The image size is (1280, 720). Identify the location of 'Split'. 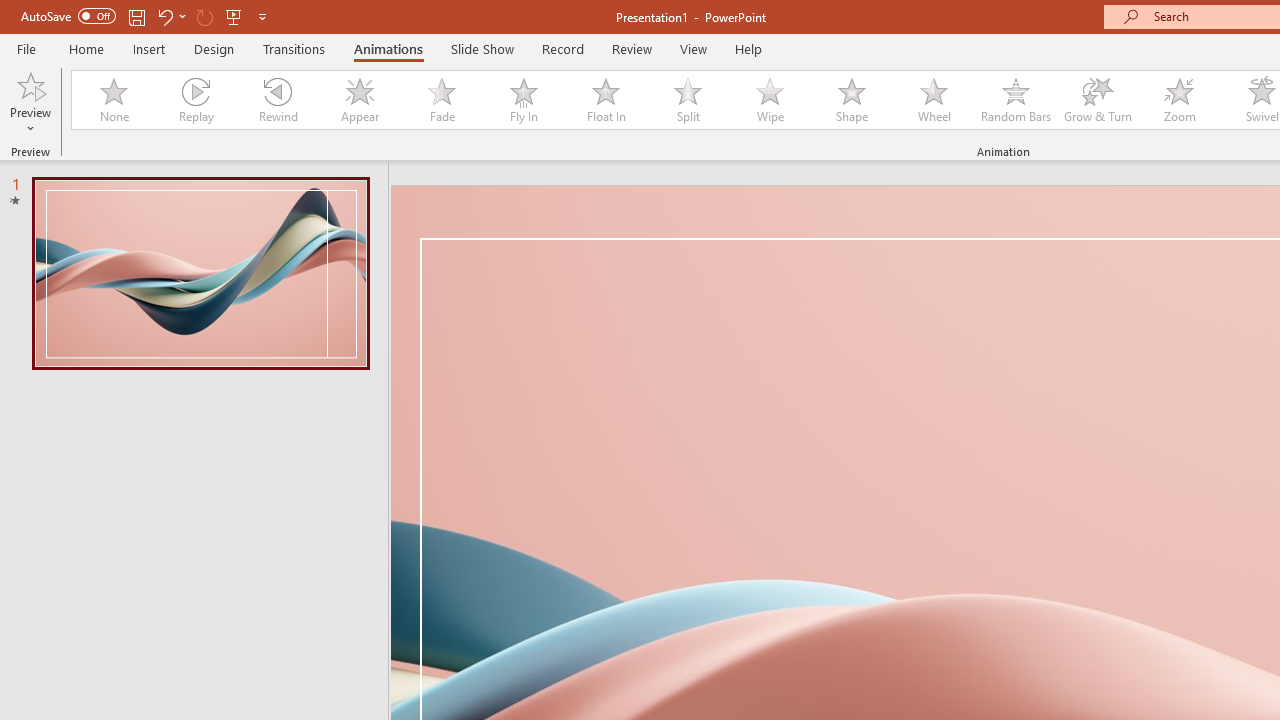
(688, 100).